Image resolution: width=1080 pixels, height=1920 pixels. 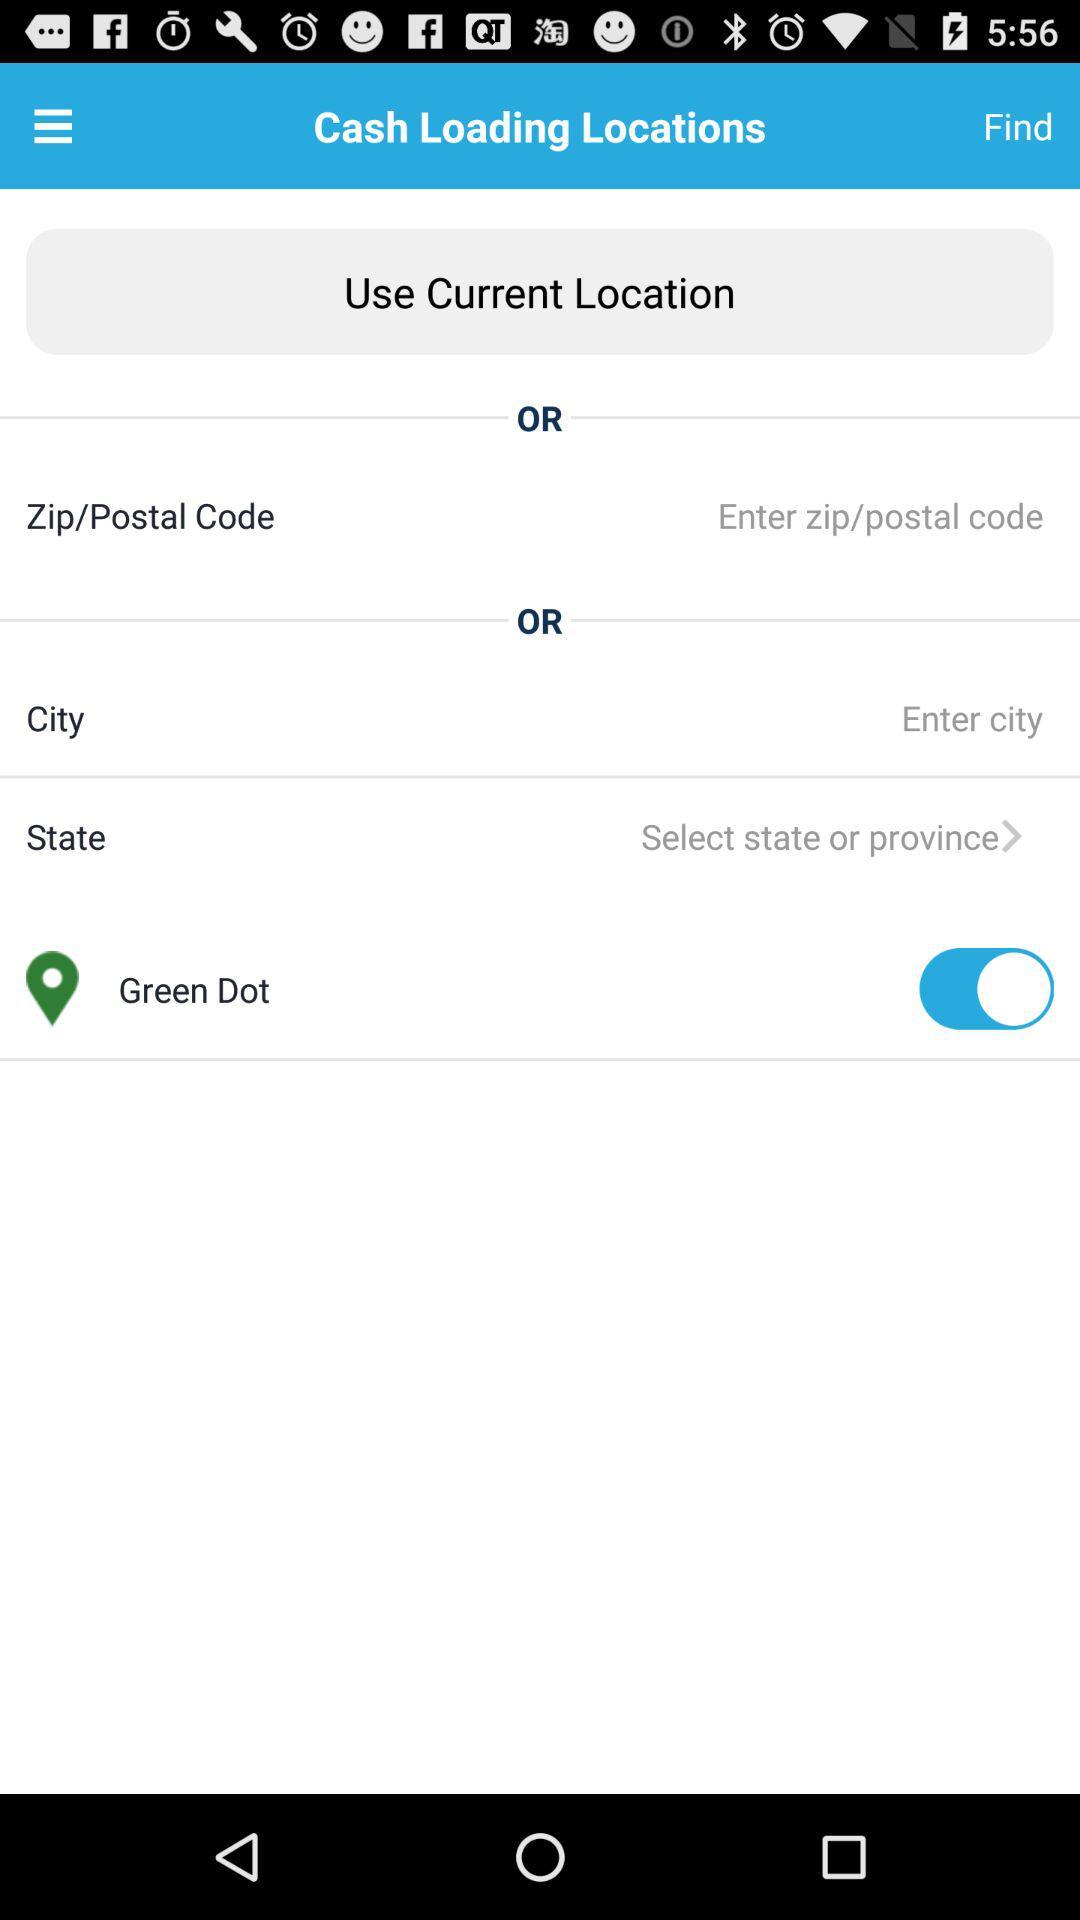 I want to click on the app to the right of green dot app, so click(x=985, y=988).